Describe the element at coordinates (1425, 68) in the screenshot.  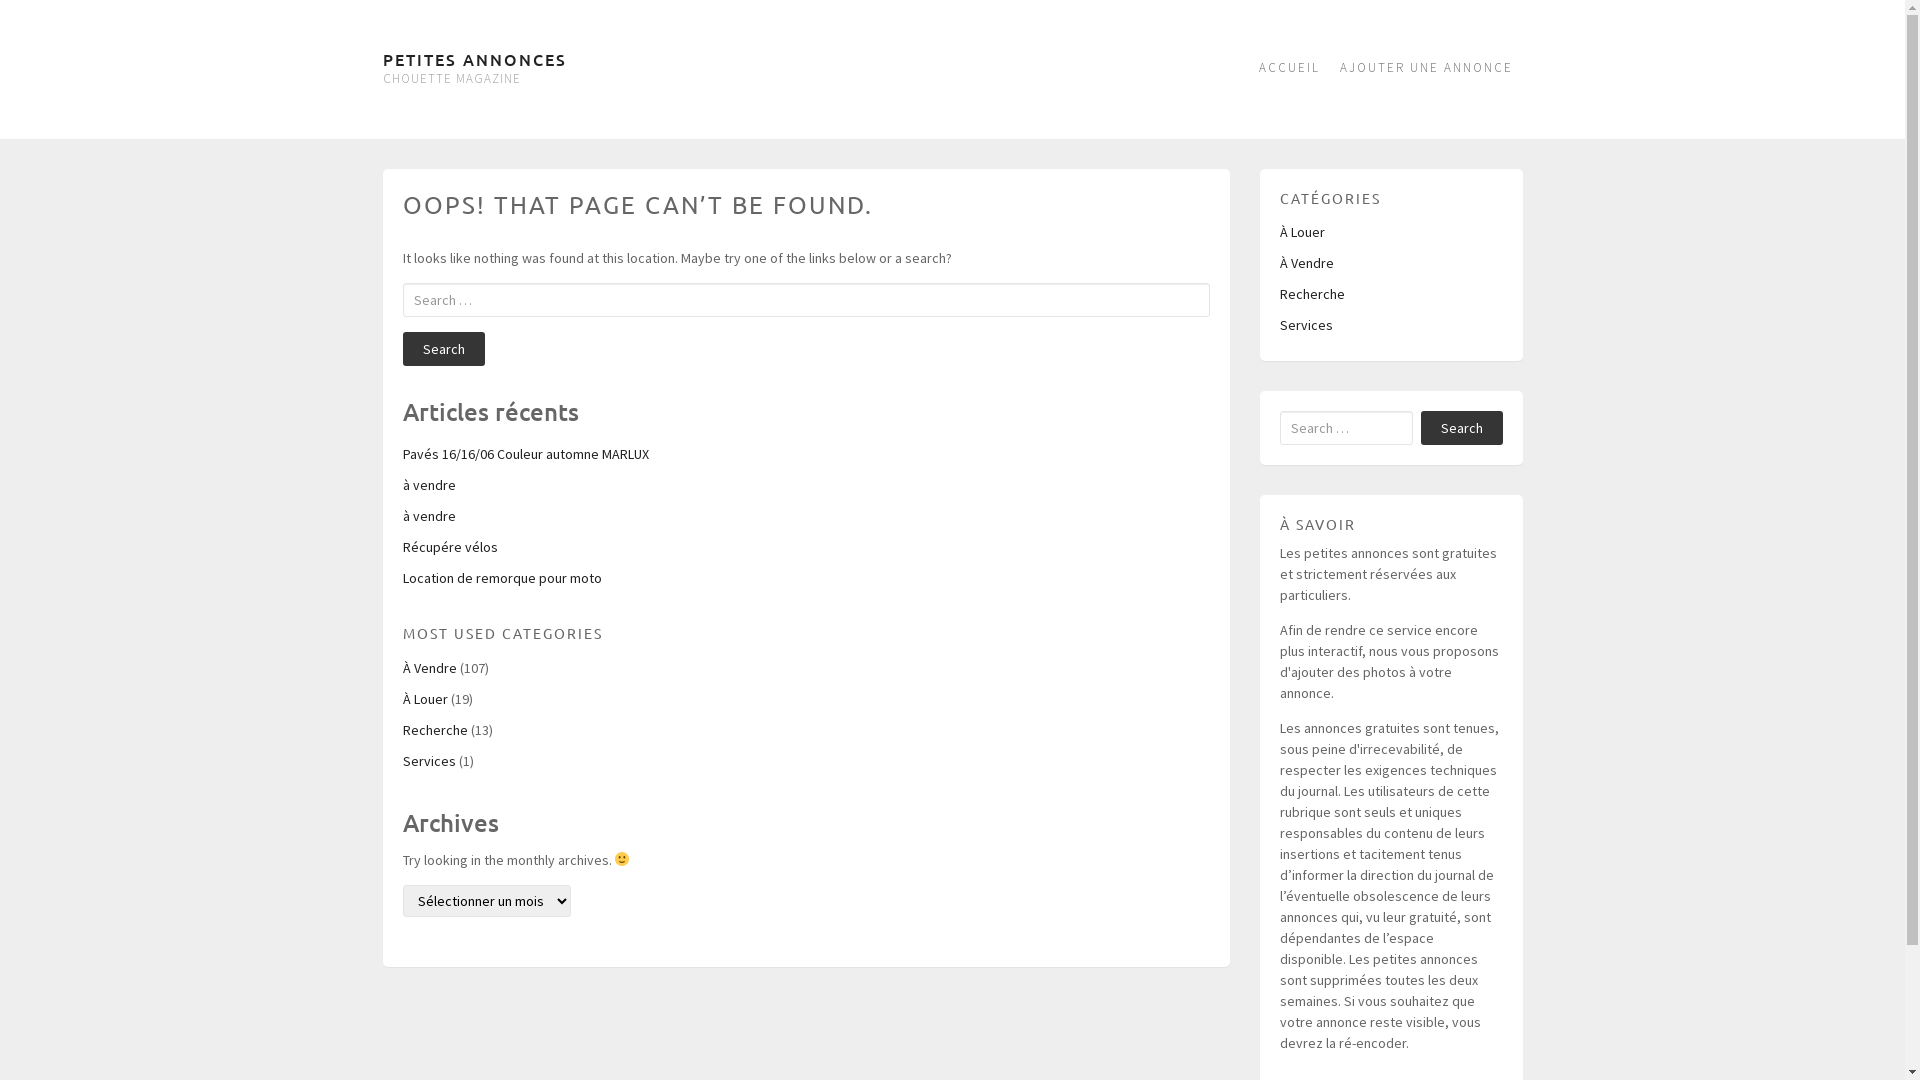
I see `'AJOUTER UNE ANNONCE'` at that location.